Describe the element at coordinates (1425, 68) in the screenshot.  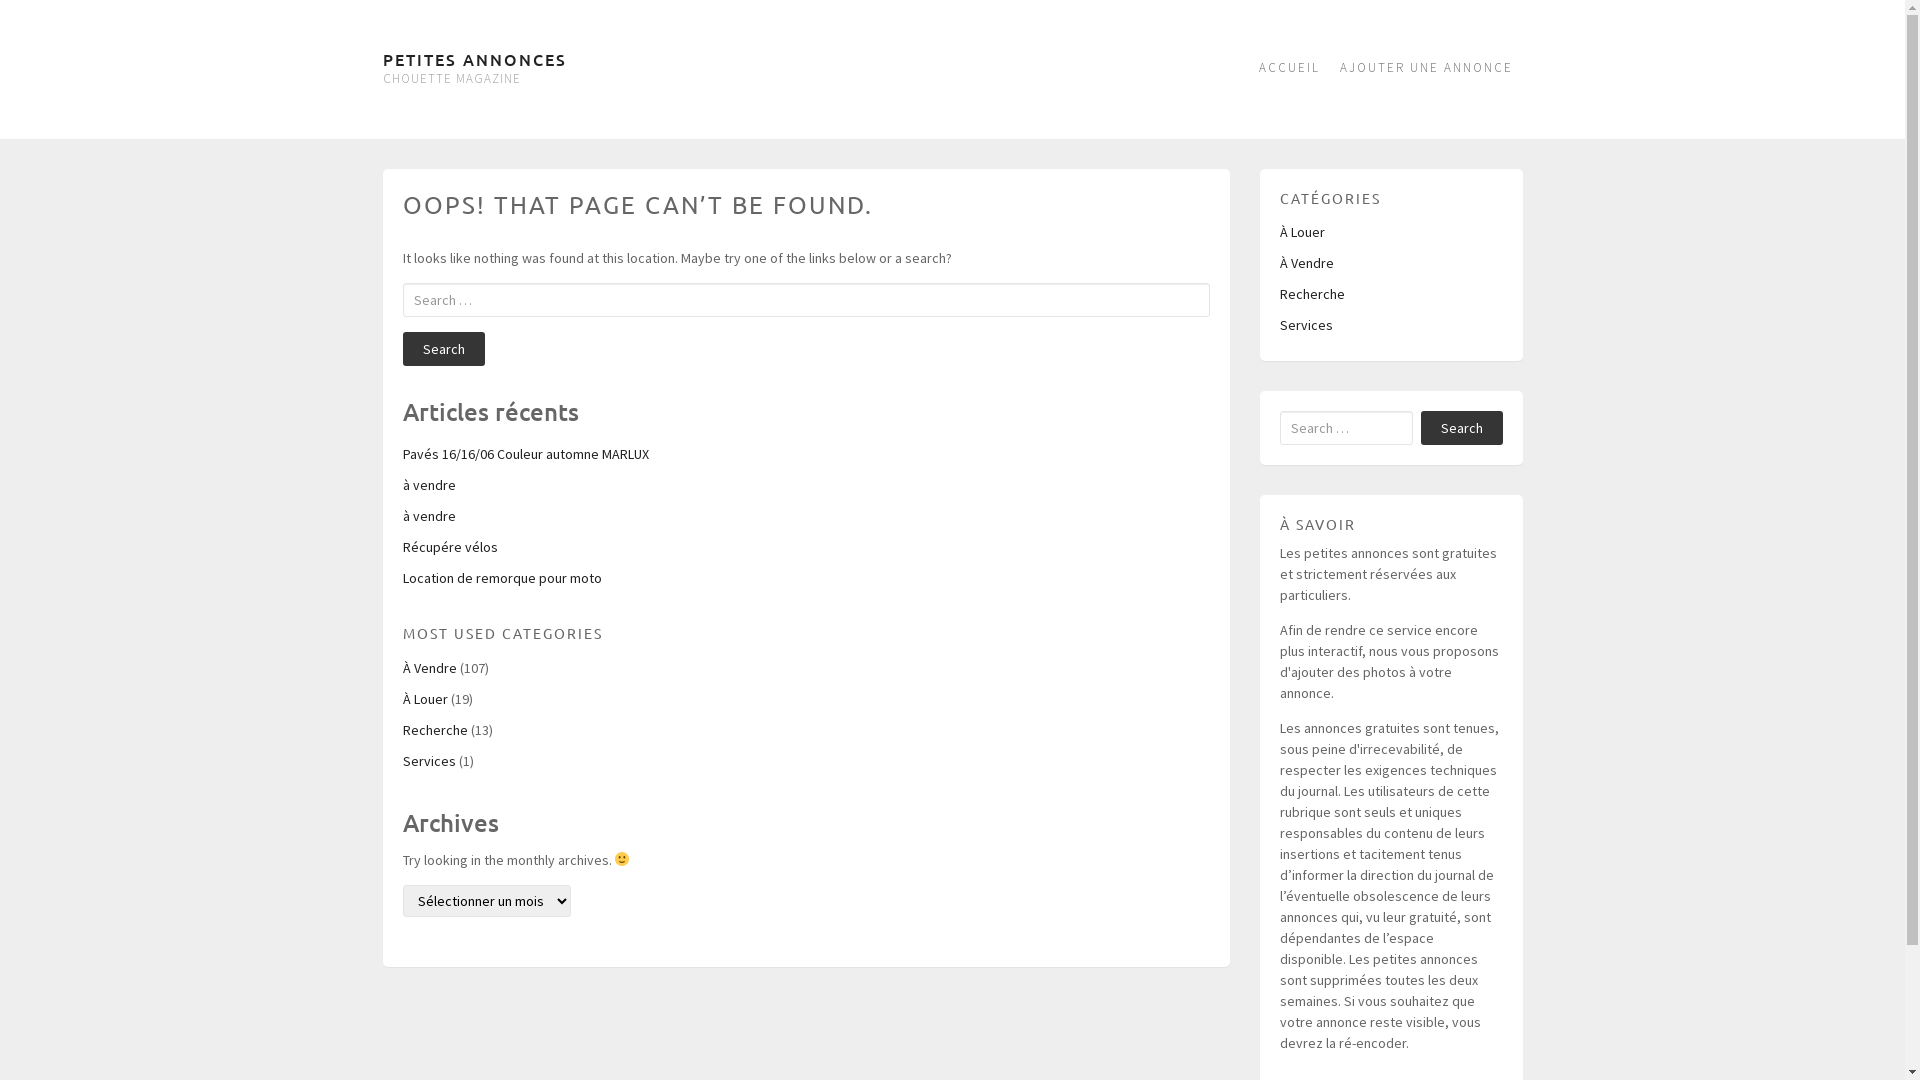
I see `'AJOUTER UNE ANNONCE'` at that location.